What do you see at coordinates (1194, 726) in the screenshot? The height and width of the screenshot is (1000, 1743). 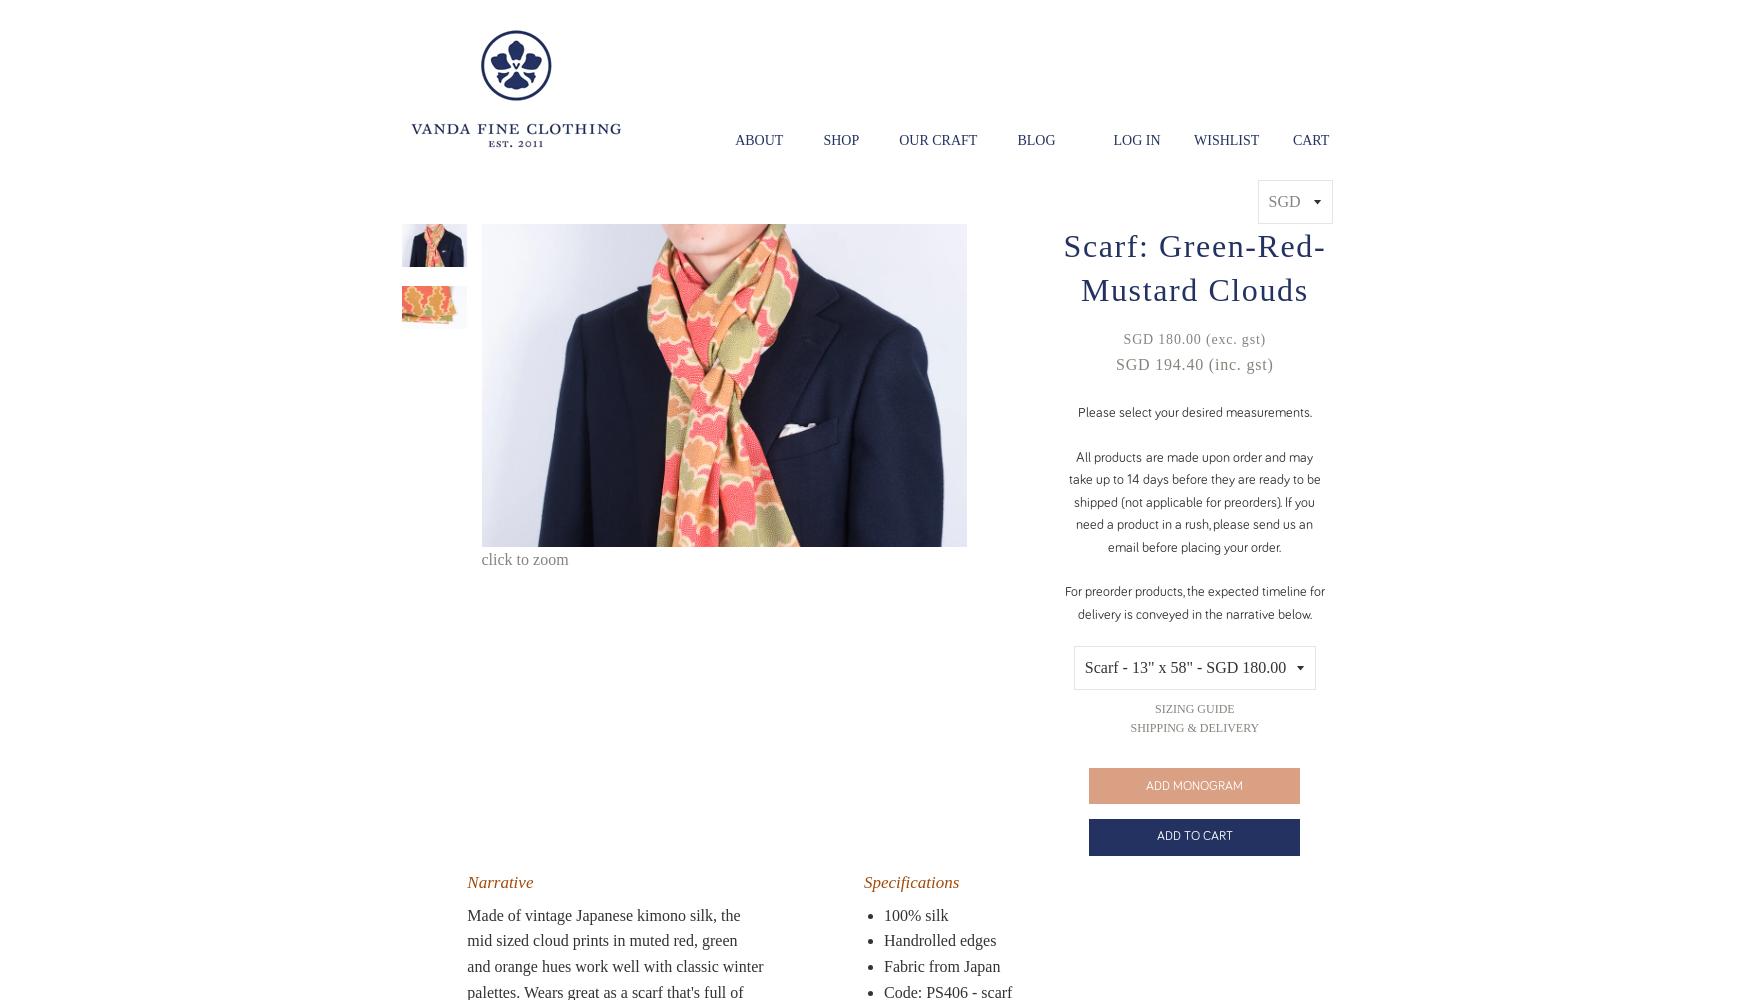 I see `'Shipping & Delivery'` at bounding box center [1194, 726].